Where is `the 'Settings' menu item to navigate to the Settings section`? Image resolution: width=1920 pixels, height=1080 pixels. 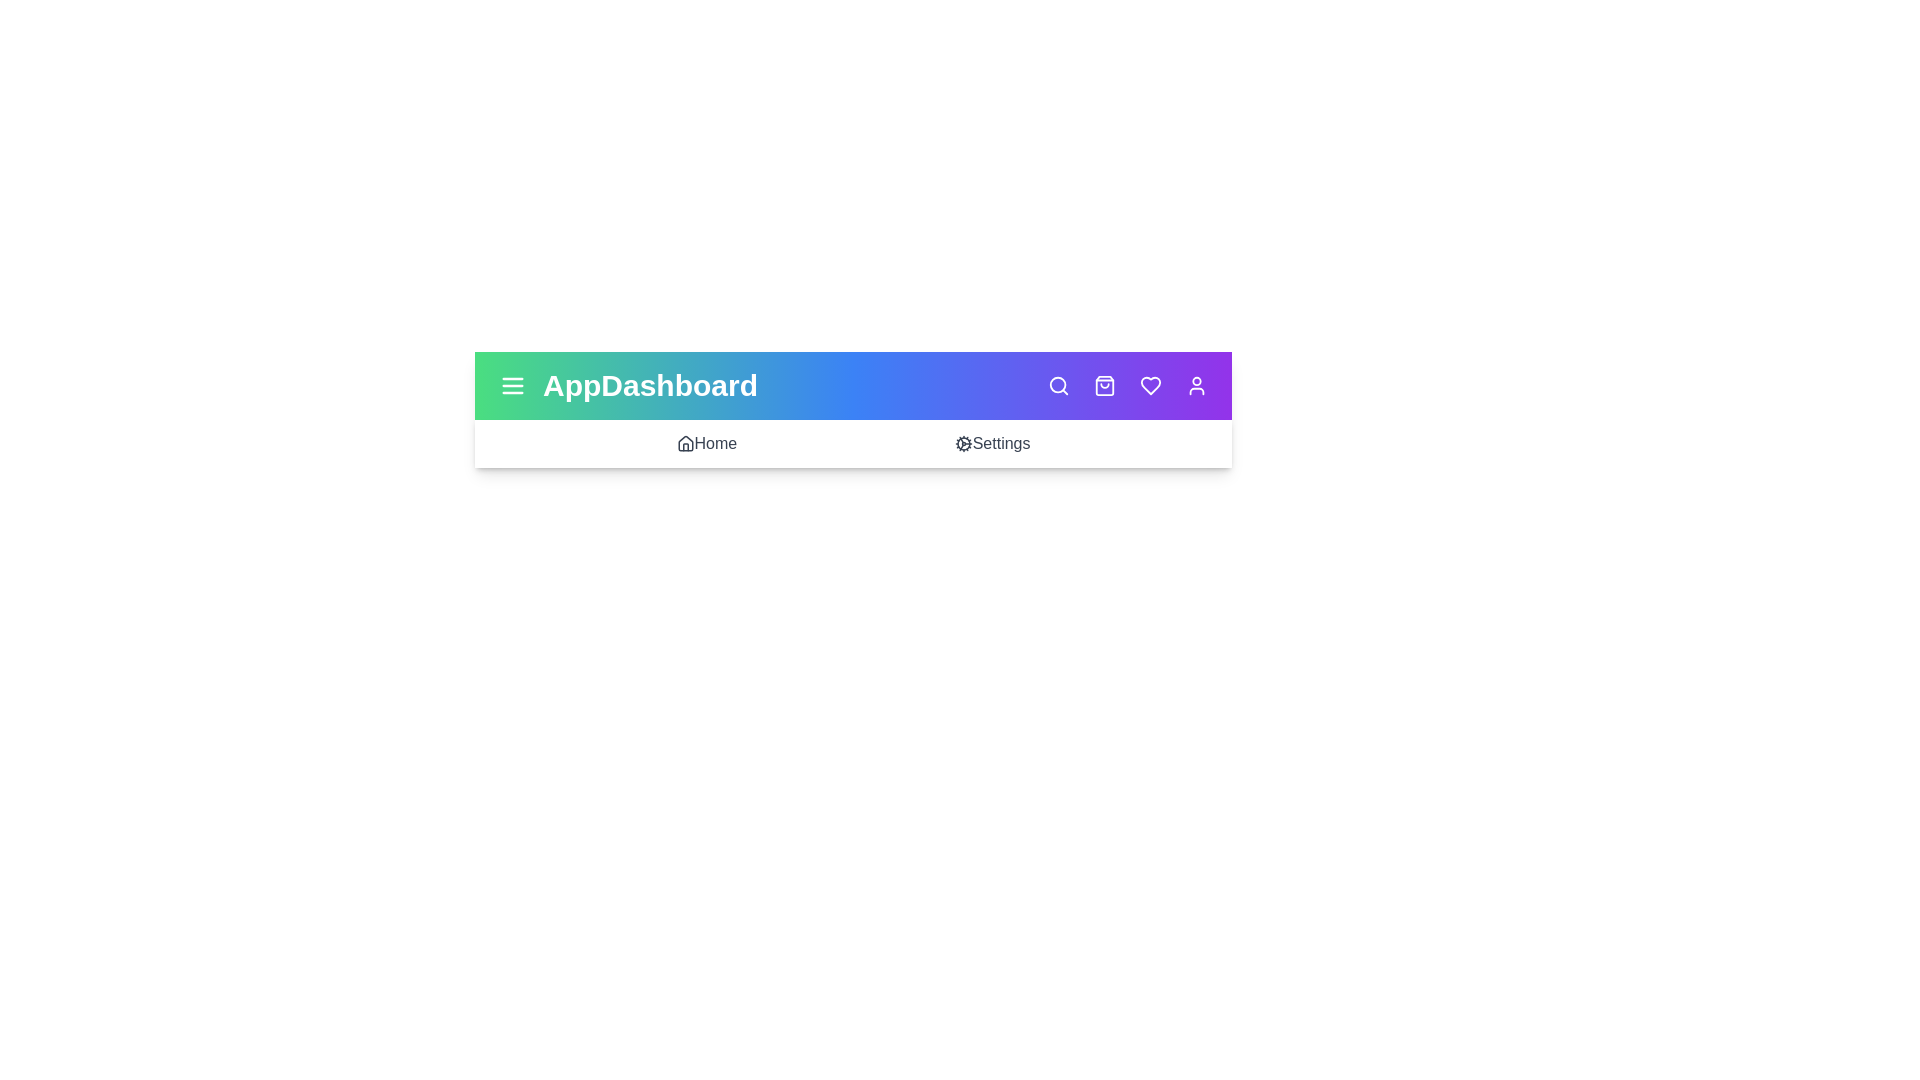 the 'Settings' menu item to navigate to the Settings section is located at coordinates (992, 442).